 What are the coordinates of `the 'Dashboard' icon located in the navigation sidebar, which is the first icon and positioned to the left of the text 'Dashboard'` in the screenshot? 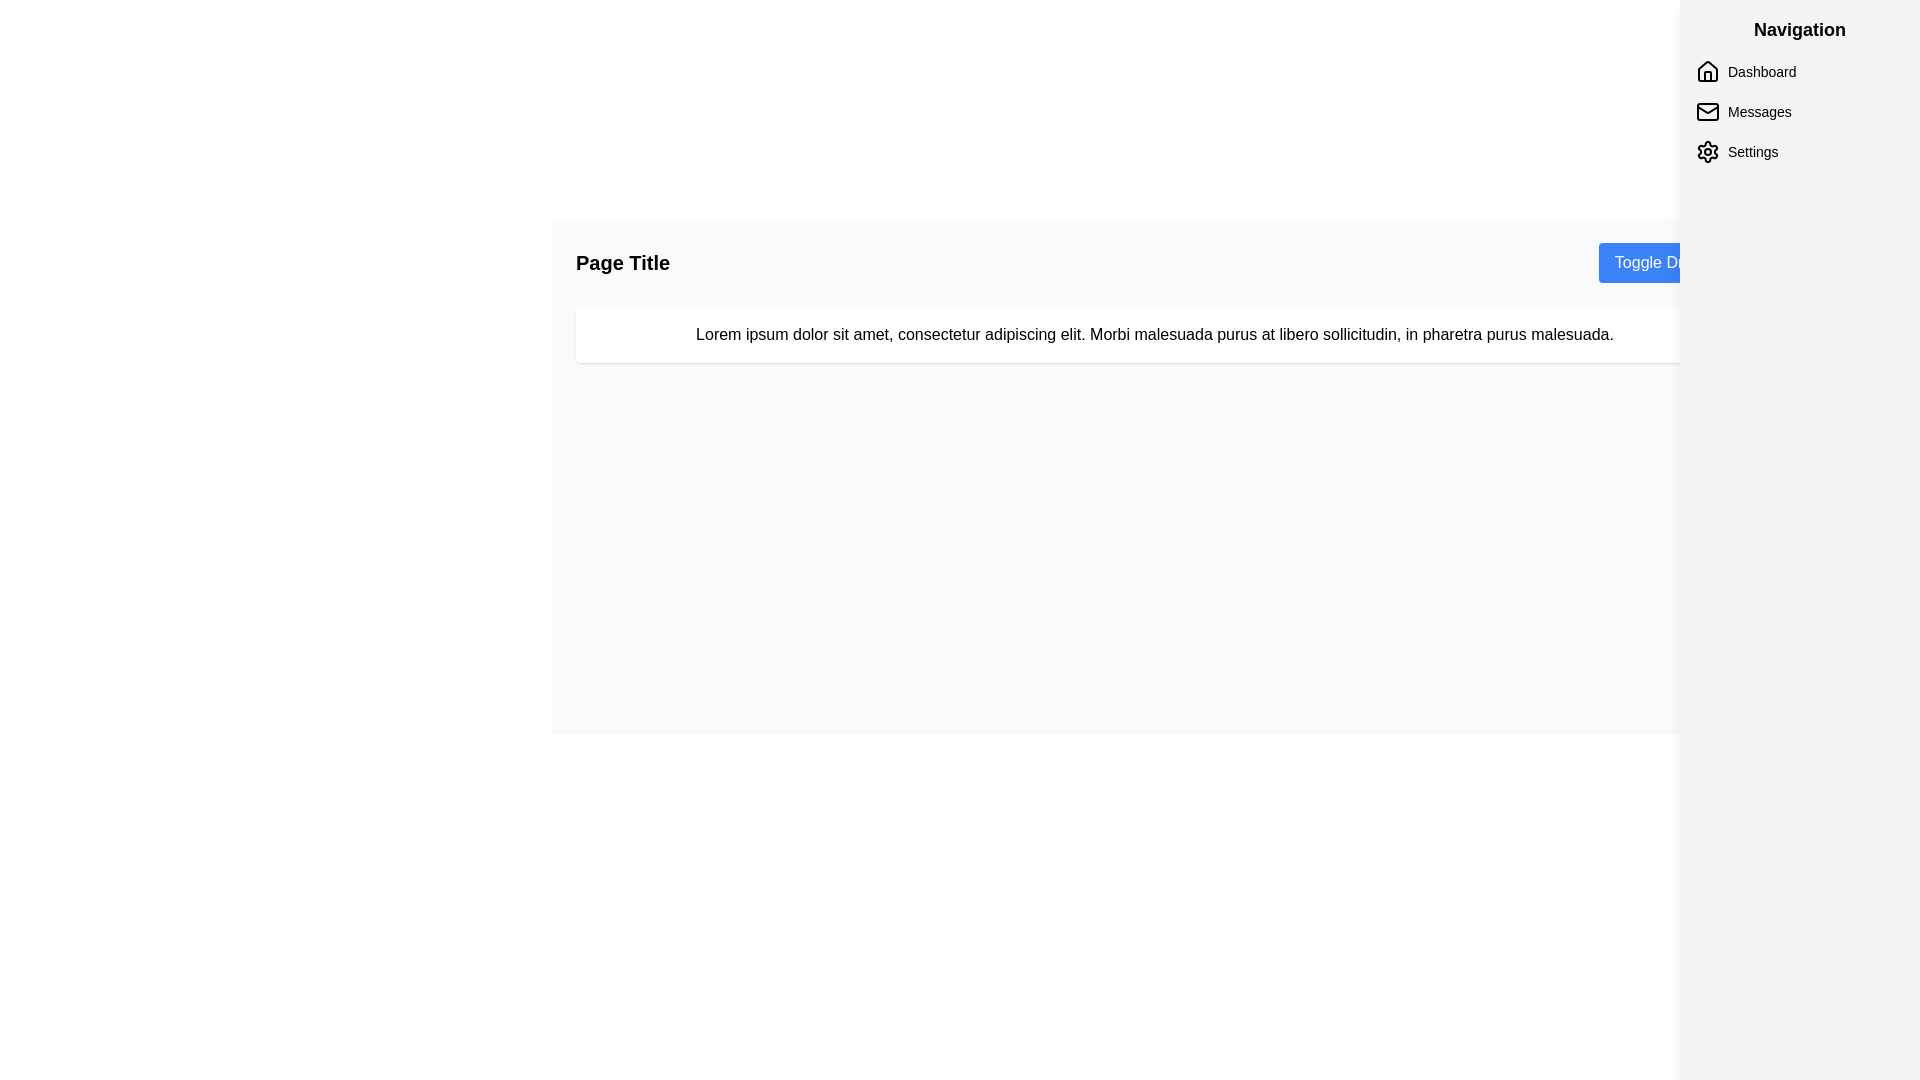 It's located at (1707, 71).